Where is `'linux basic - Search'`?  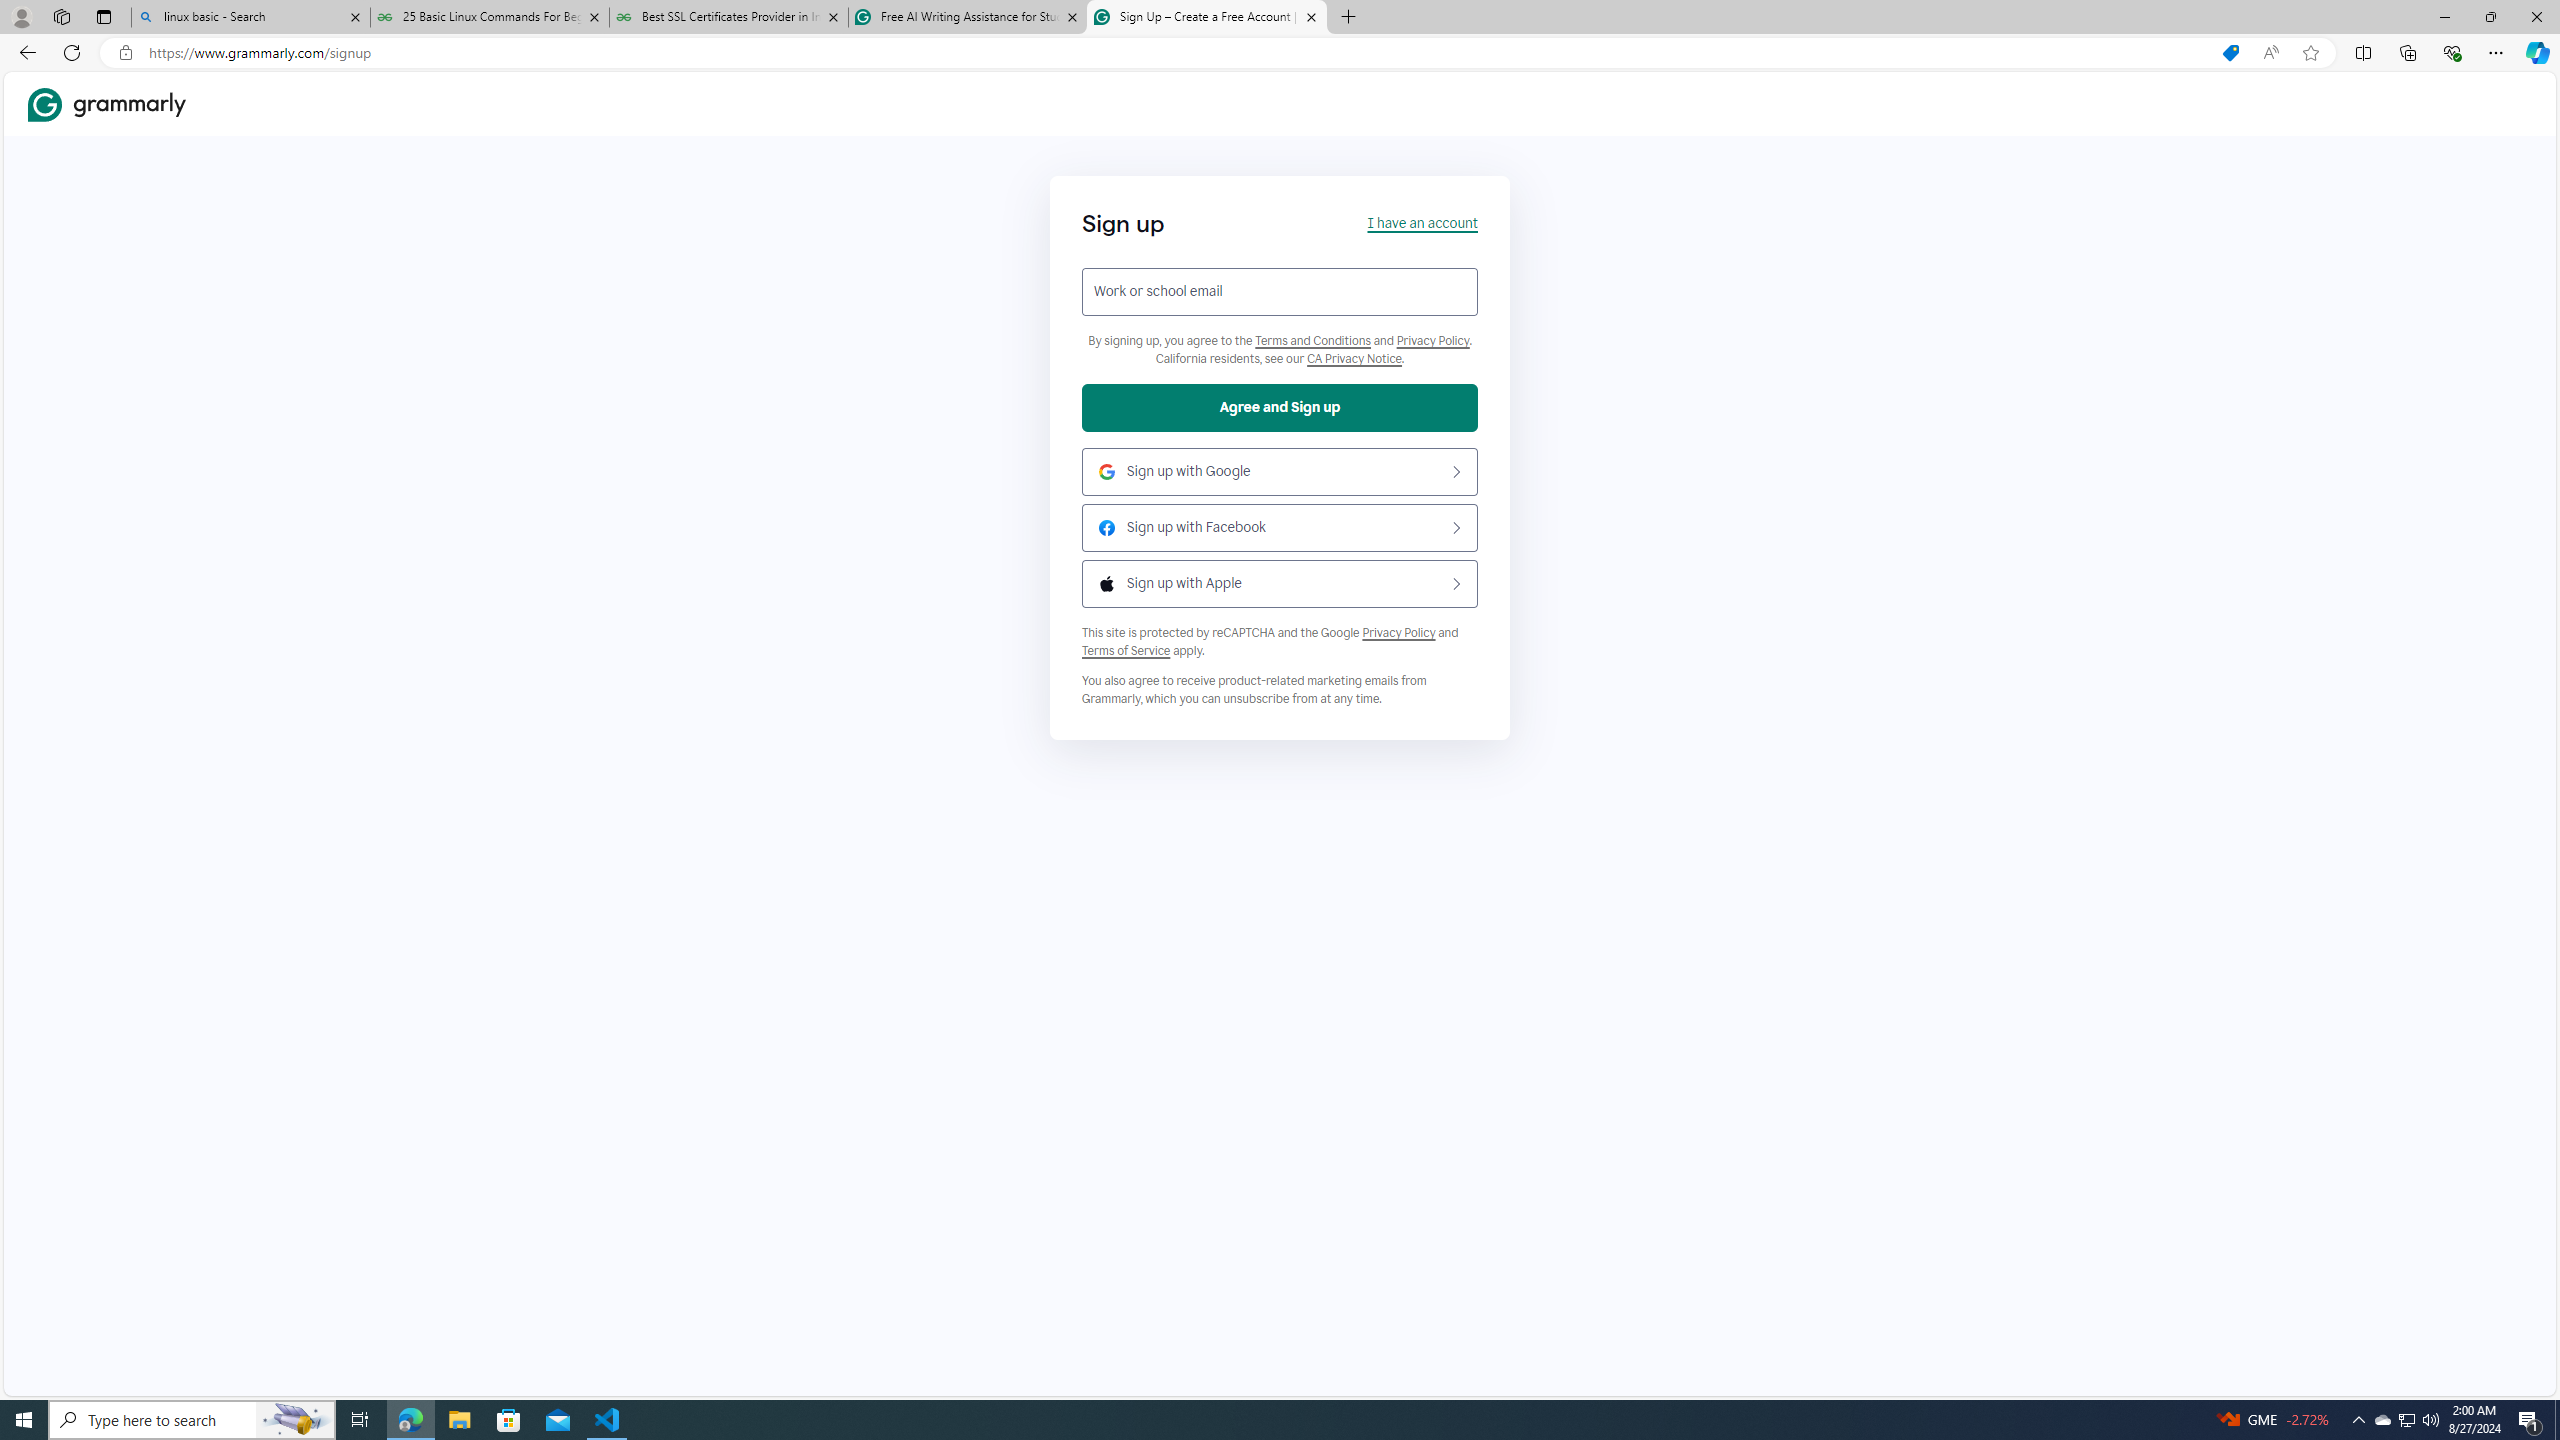 'linux basic - Search' is located at coordinates (249, 16).